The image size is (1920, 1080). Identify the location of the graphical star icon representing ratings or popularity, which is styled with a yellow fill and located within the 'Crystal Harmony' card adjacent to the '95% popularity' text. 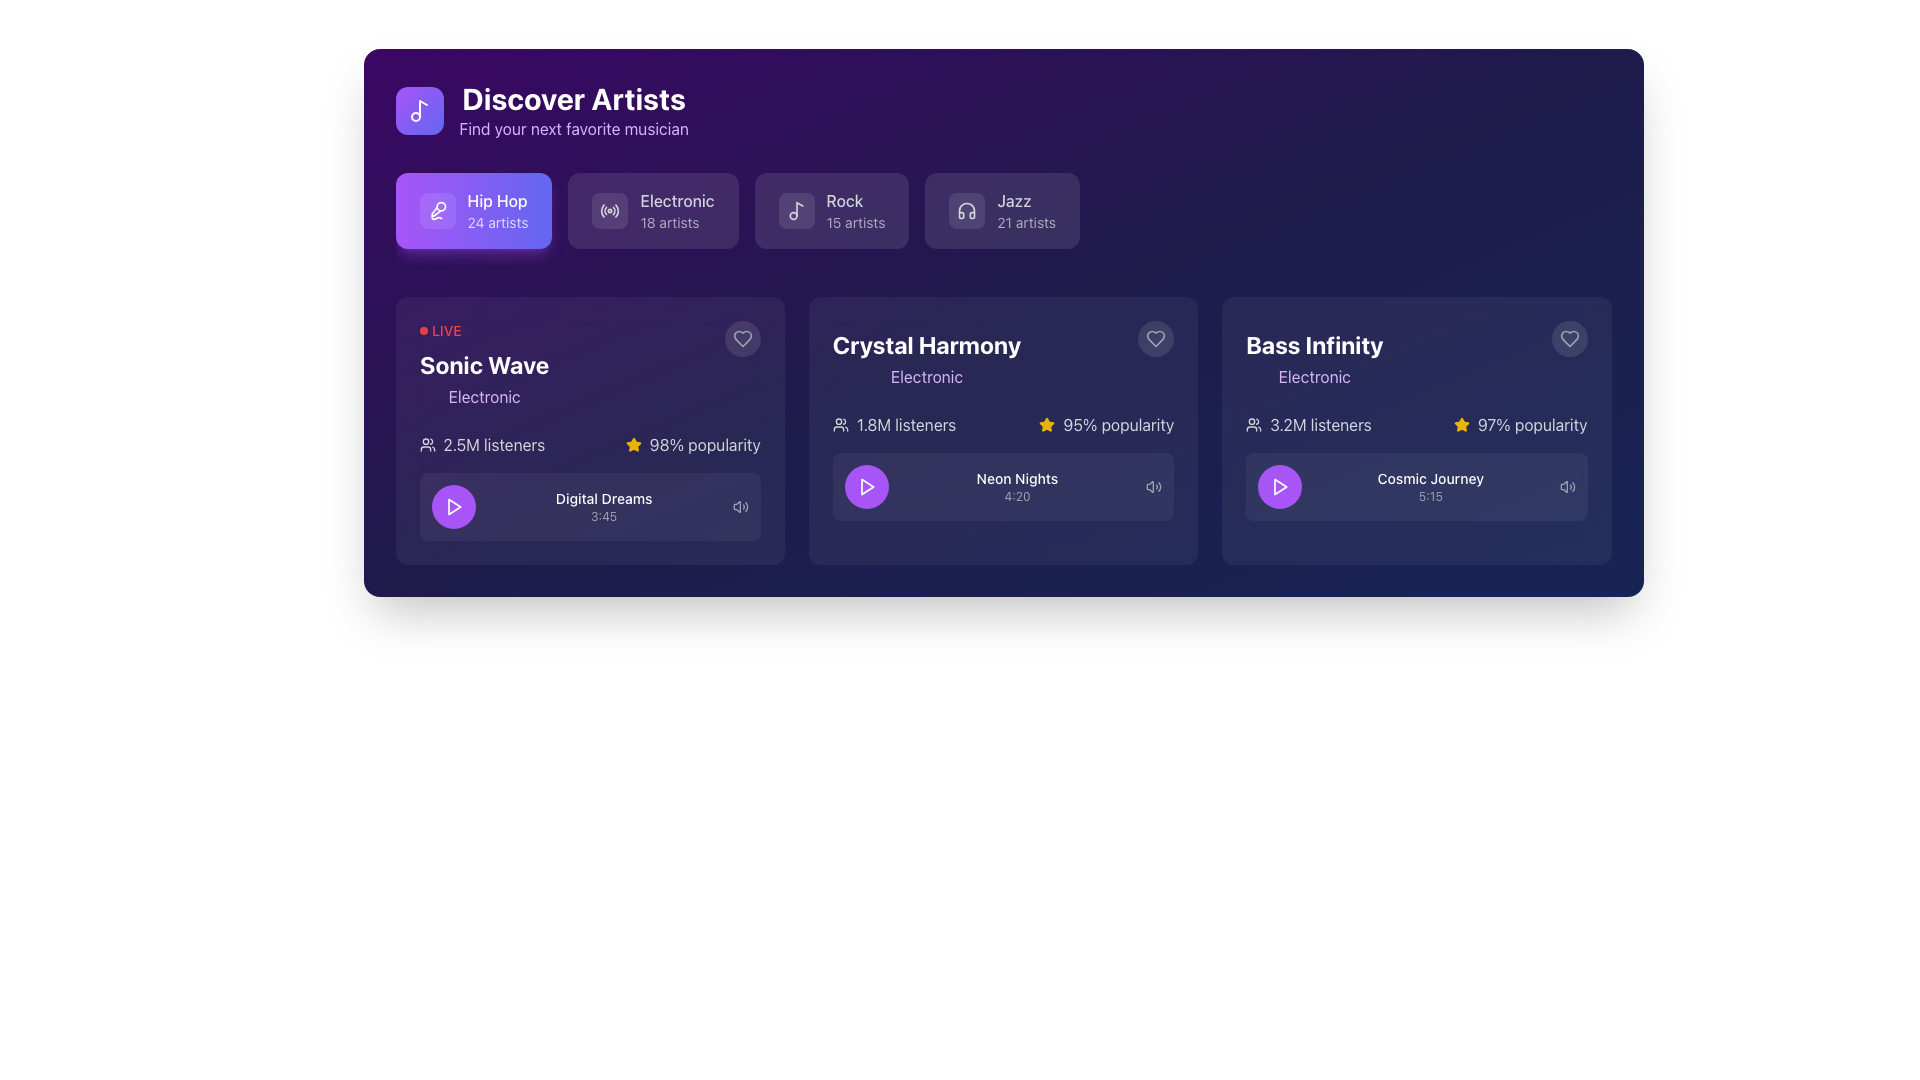
(1046, 423).